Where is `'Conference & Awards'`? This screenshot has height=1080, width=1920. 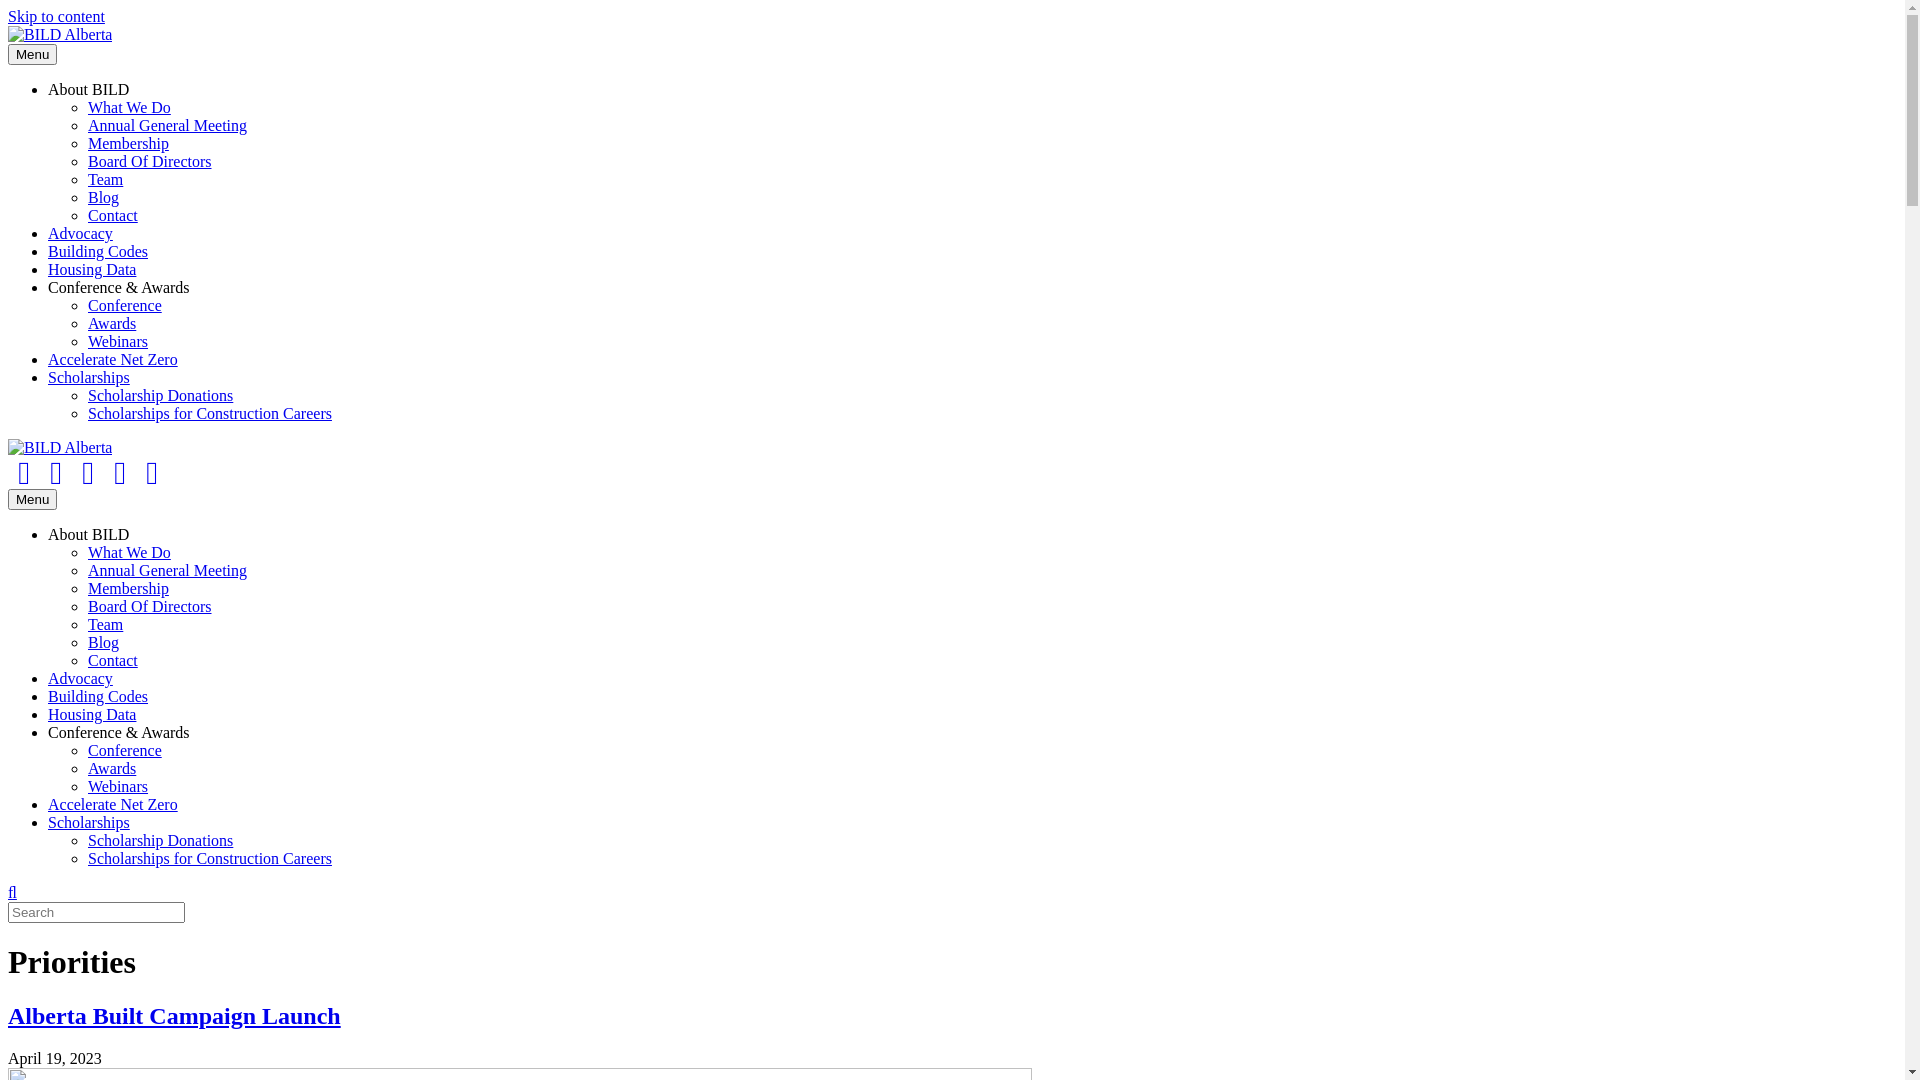
'Conference & Awards' is located at coordinates (118, 287).